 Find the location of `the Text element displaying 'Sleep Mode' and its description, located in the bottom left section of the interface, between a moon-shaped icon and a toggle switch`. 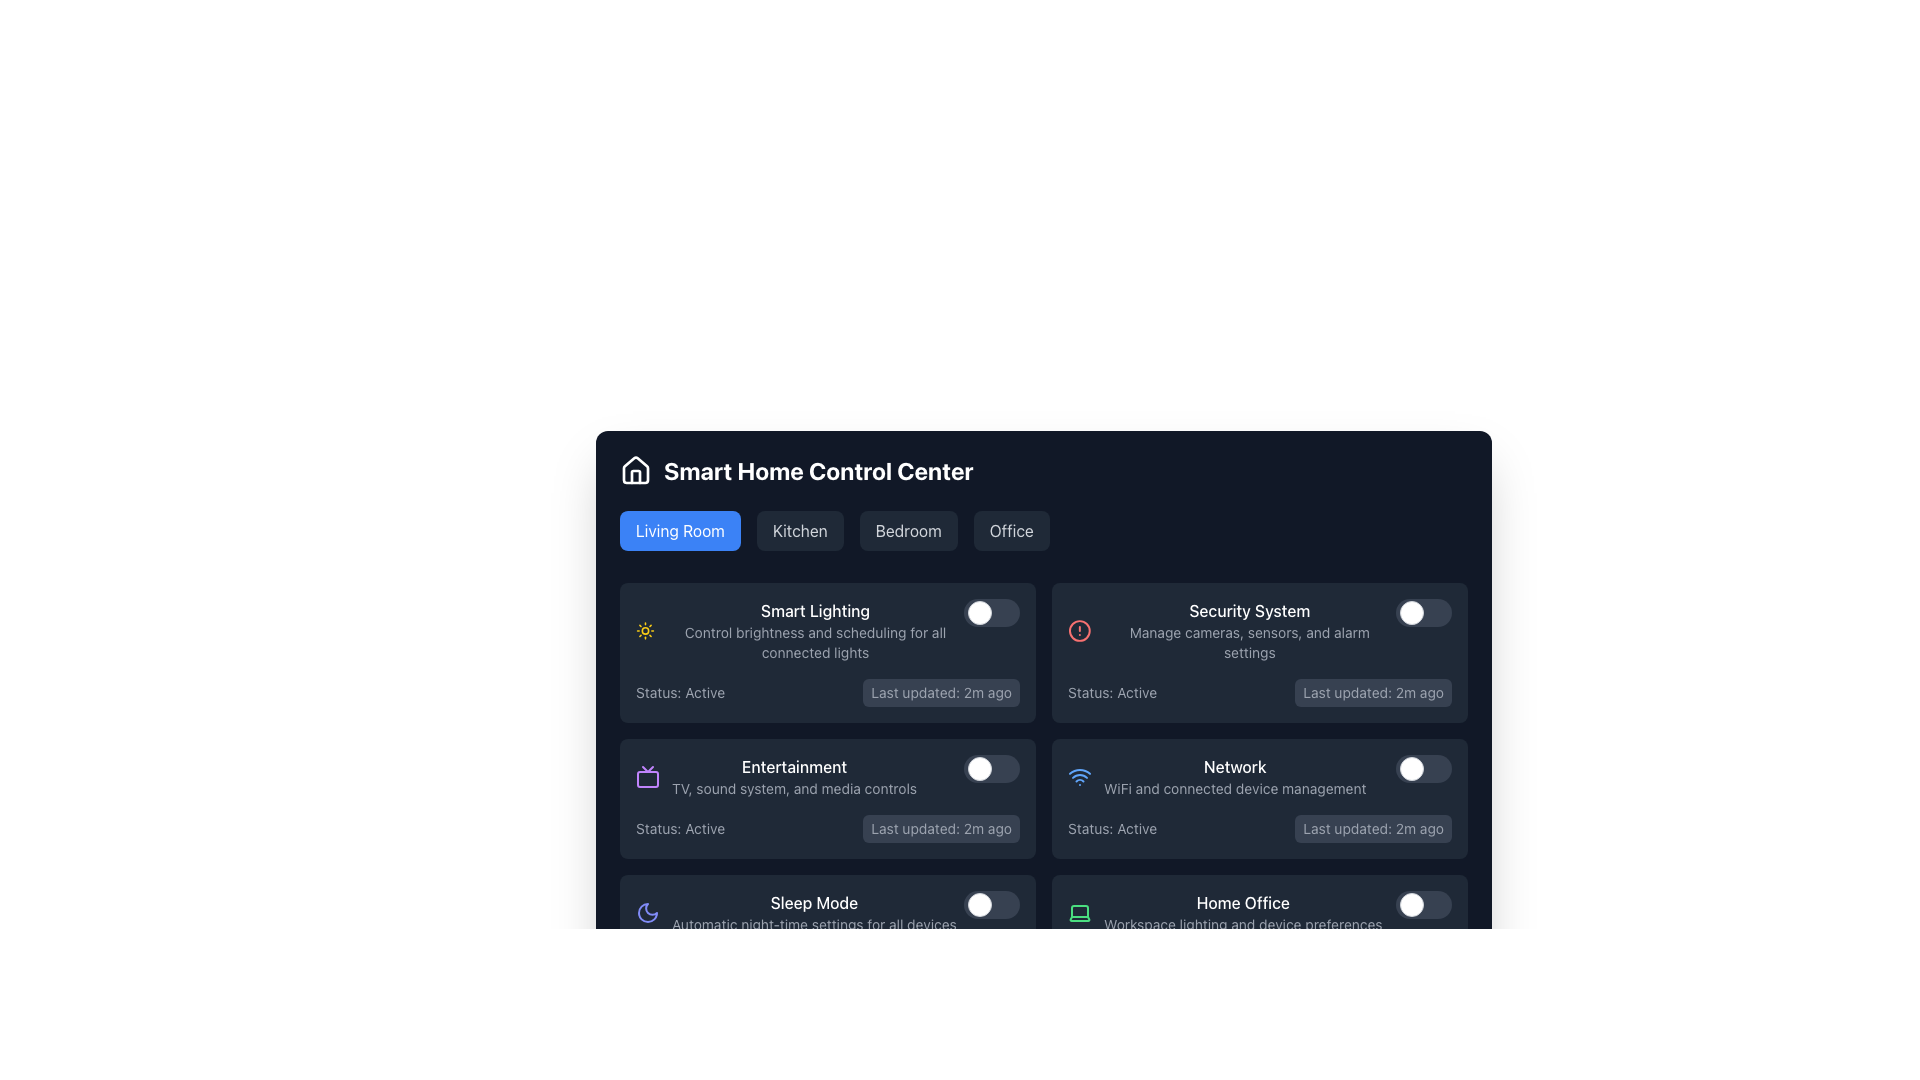

the Text element displaying 'Sleep Mode' and its description, located in the bottom left section of the interface, between a moon-shaped icon and a toggle switch is located at coordinates (814, 913).